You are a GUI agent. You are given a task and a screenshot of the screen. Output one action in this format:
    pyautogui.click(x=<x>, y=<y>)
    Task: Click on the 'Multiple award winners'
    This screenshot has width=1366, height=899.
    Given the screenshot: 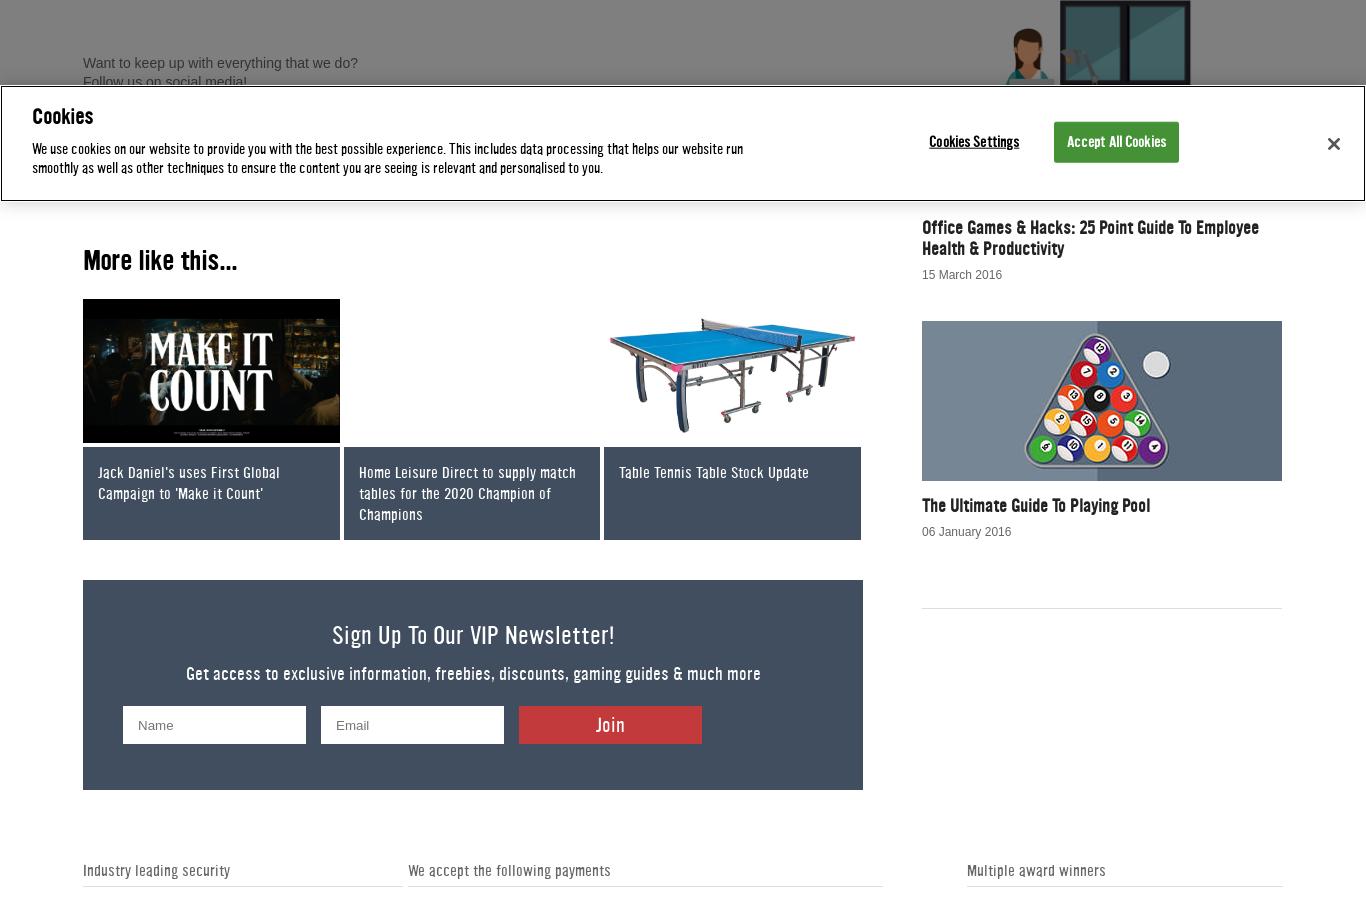 What is the action you would take?
    pyautogui.click(x=966, y=870)
    